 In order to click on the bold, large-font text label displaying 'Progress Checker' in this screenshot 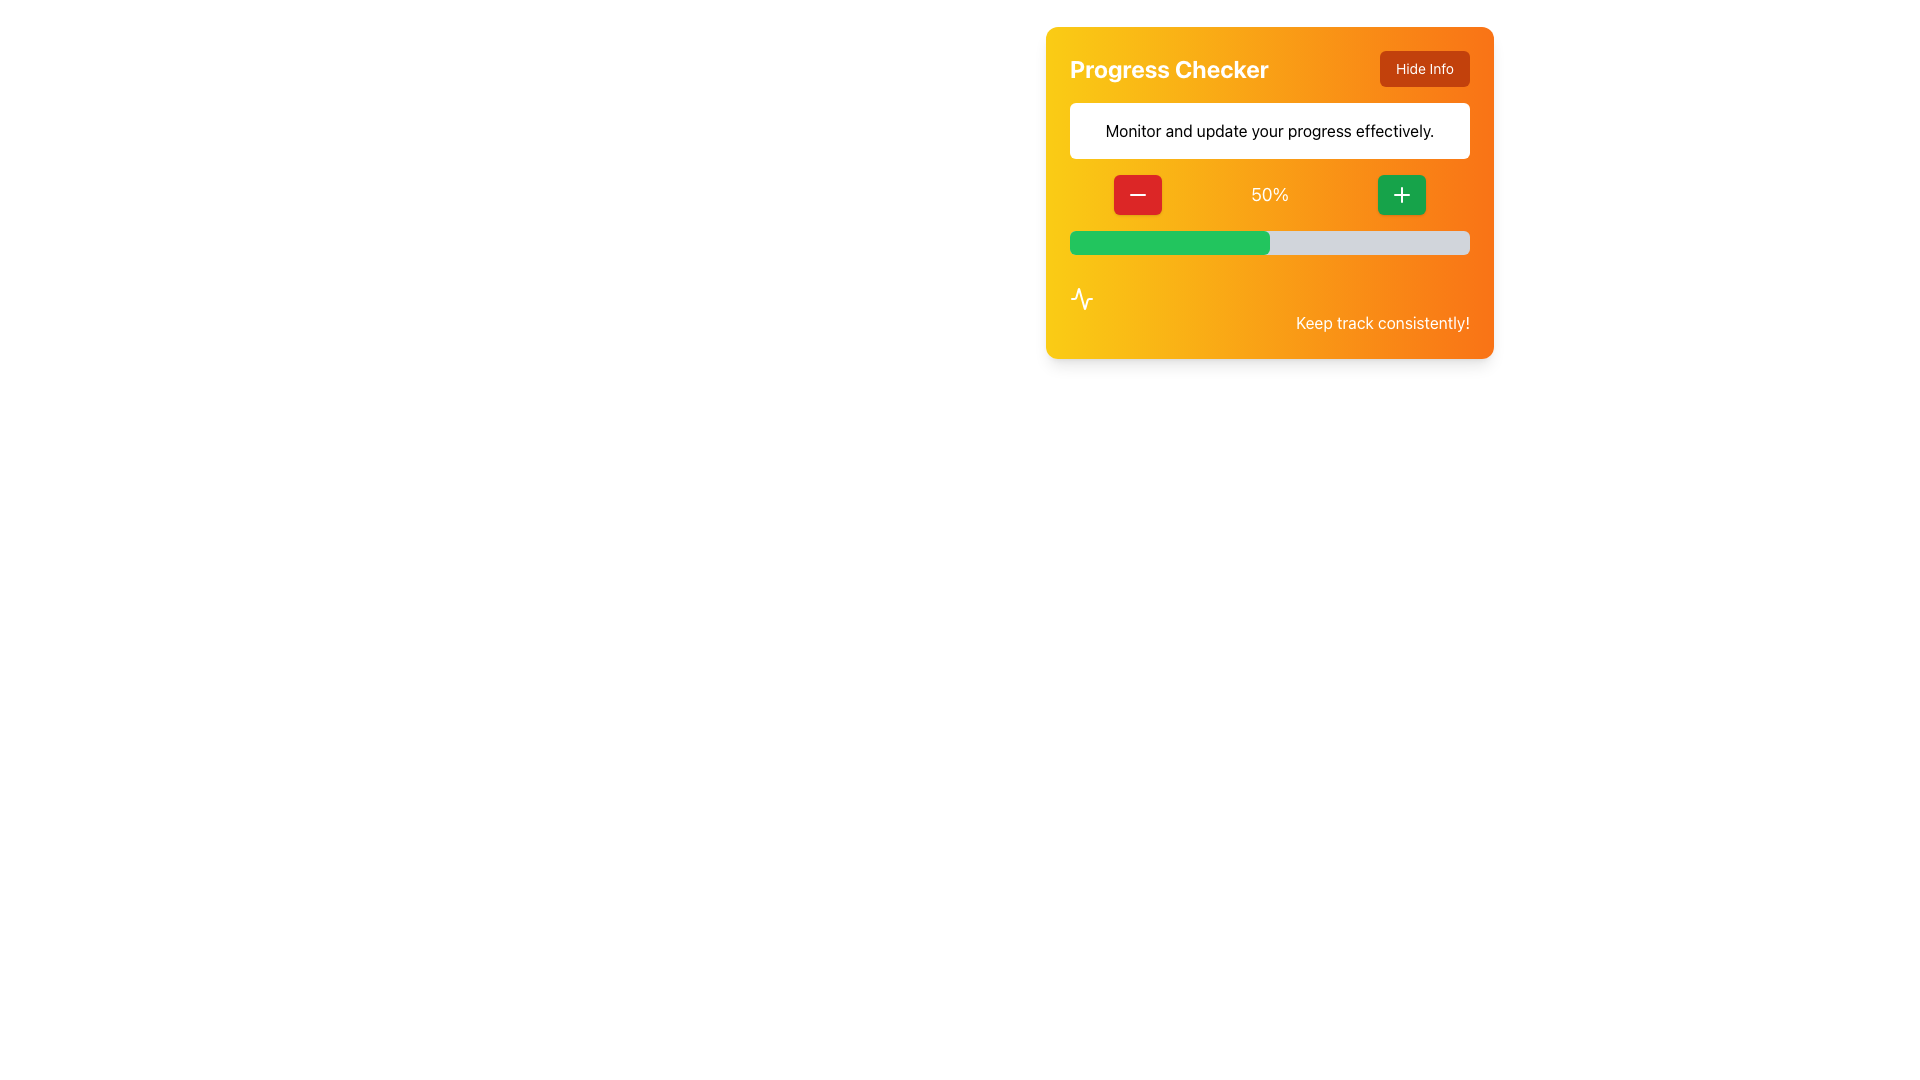, I will do `click(1169, 68)`.